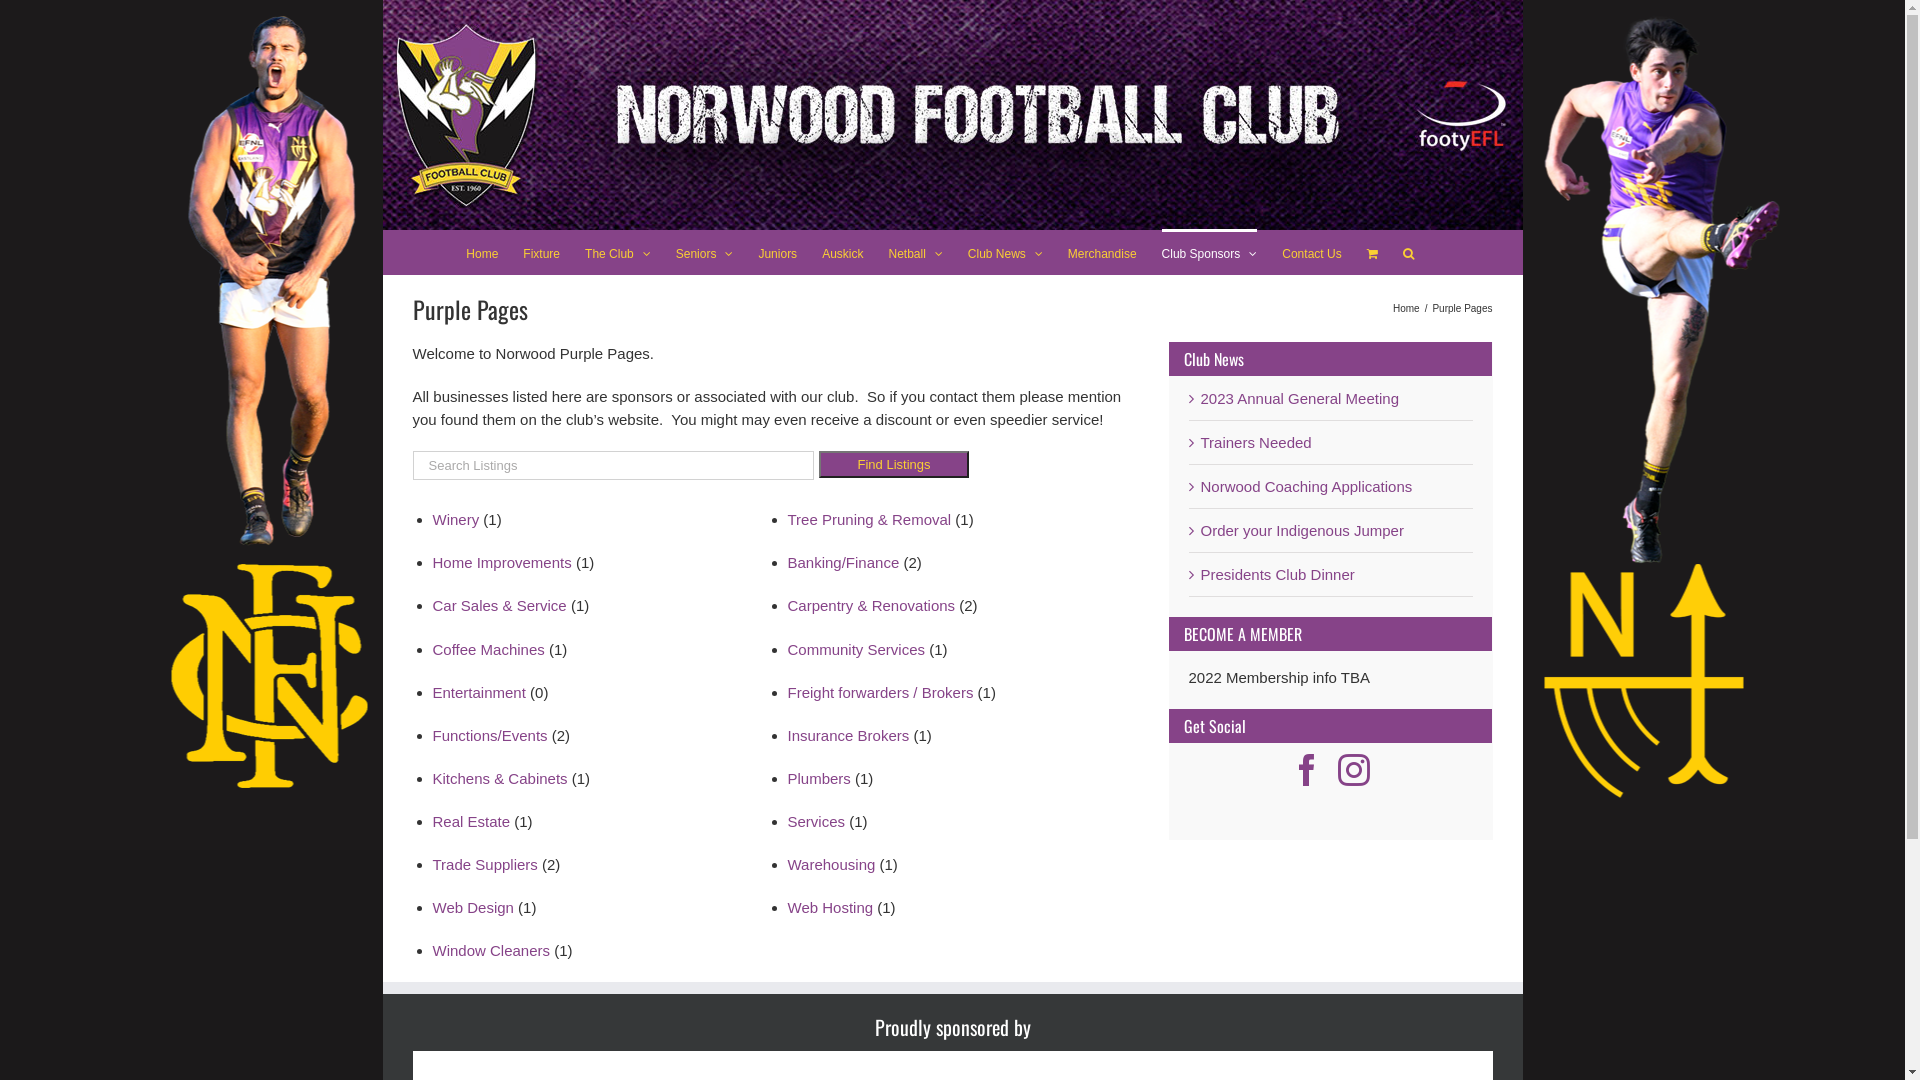  What do you see at coordinates (849, 735) in the screenshot?
I see `'Insurance Brokers'` at bounding box center [849, 735].